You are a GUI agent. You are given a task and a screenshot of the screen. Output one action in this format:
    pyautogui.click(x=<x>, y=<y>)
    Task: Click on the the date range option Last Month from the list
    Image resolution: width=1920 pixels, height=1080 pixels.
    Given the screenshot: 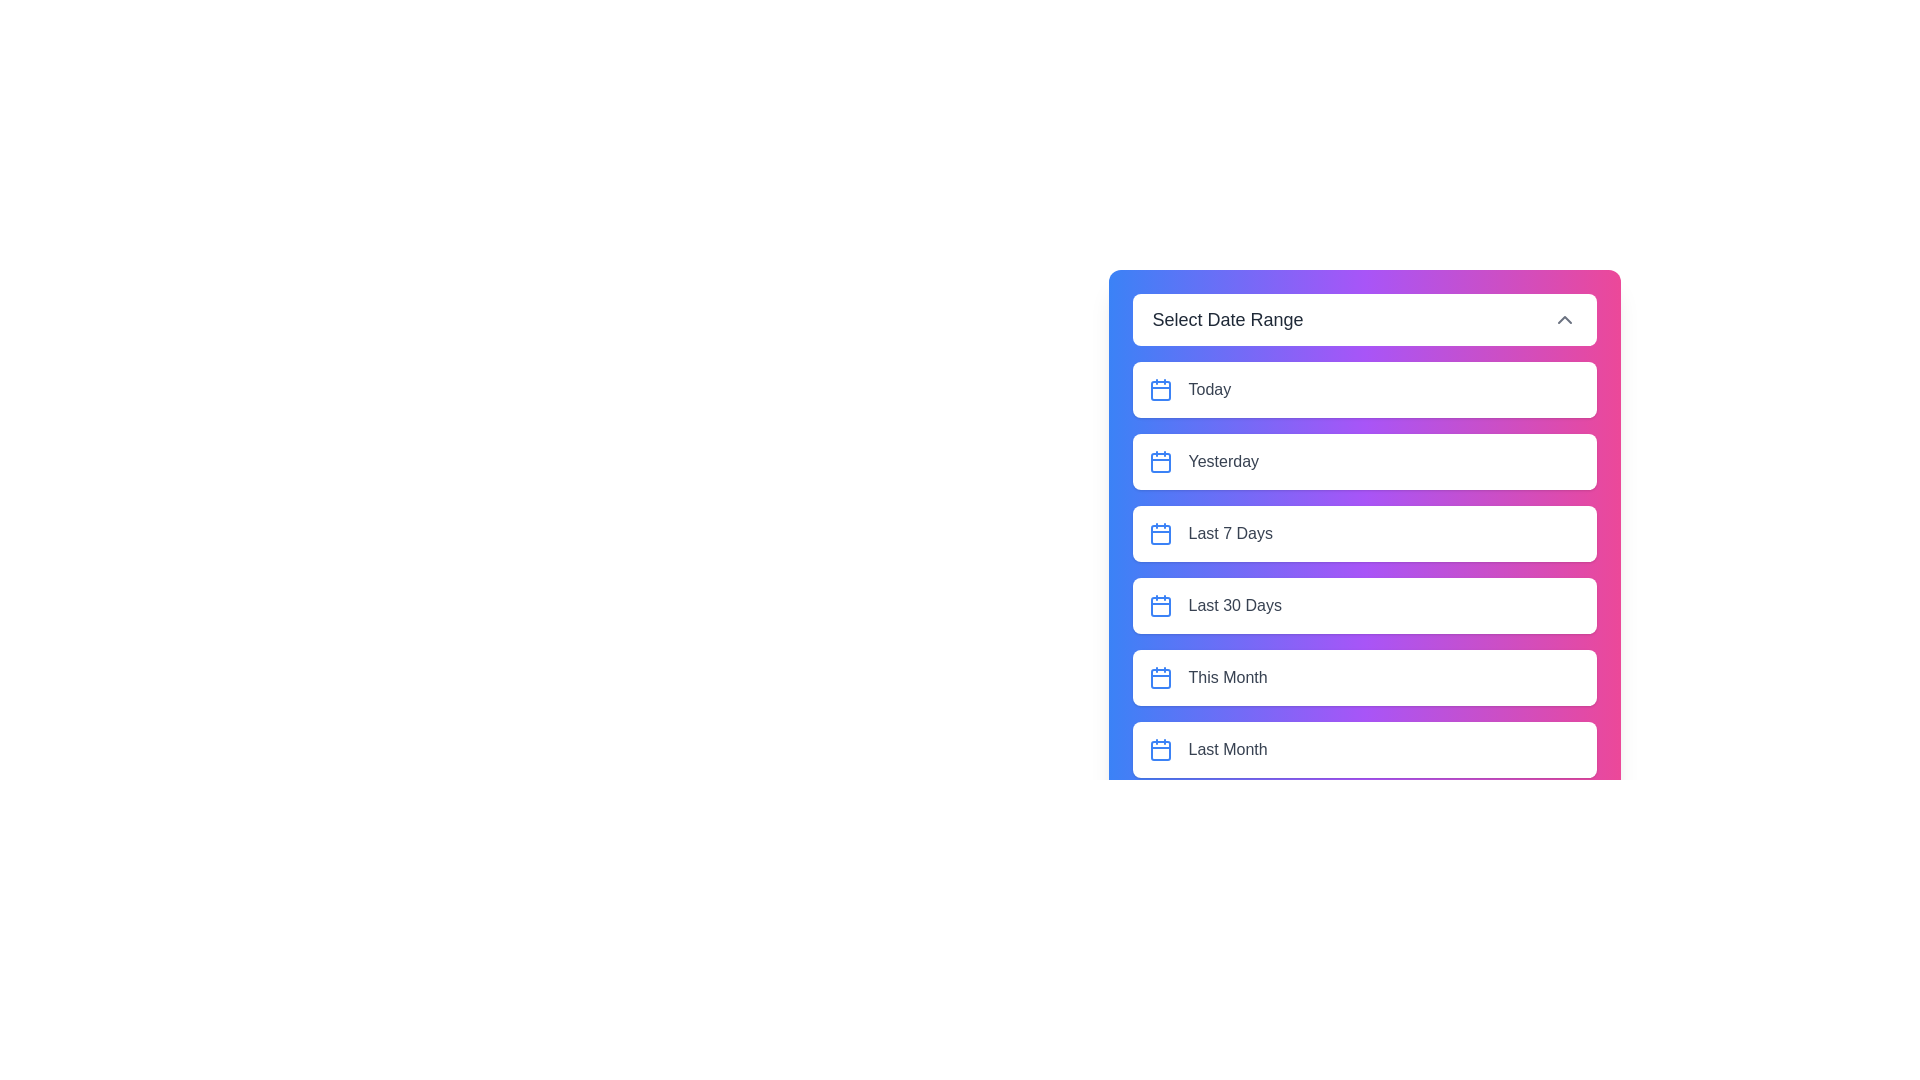 What is the action you would take?
    pyautogui.click(x=1363, y=749)
    